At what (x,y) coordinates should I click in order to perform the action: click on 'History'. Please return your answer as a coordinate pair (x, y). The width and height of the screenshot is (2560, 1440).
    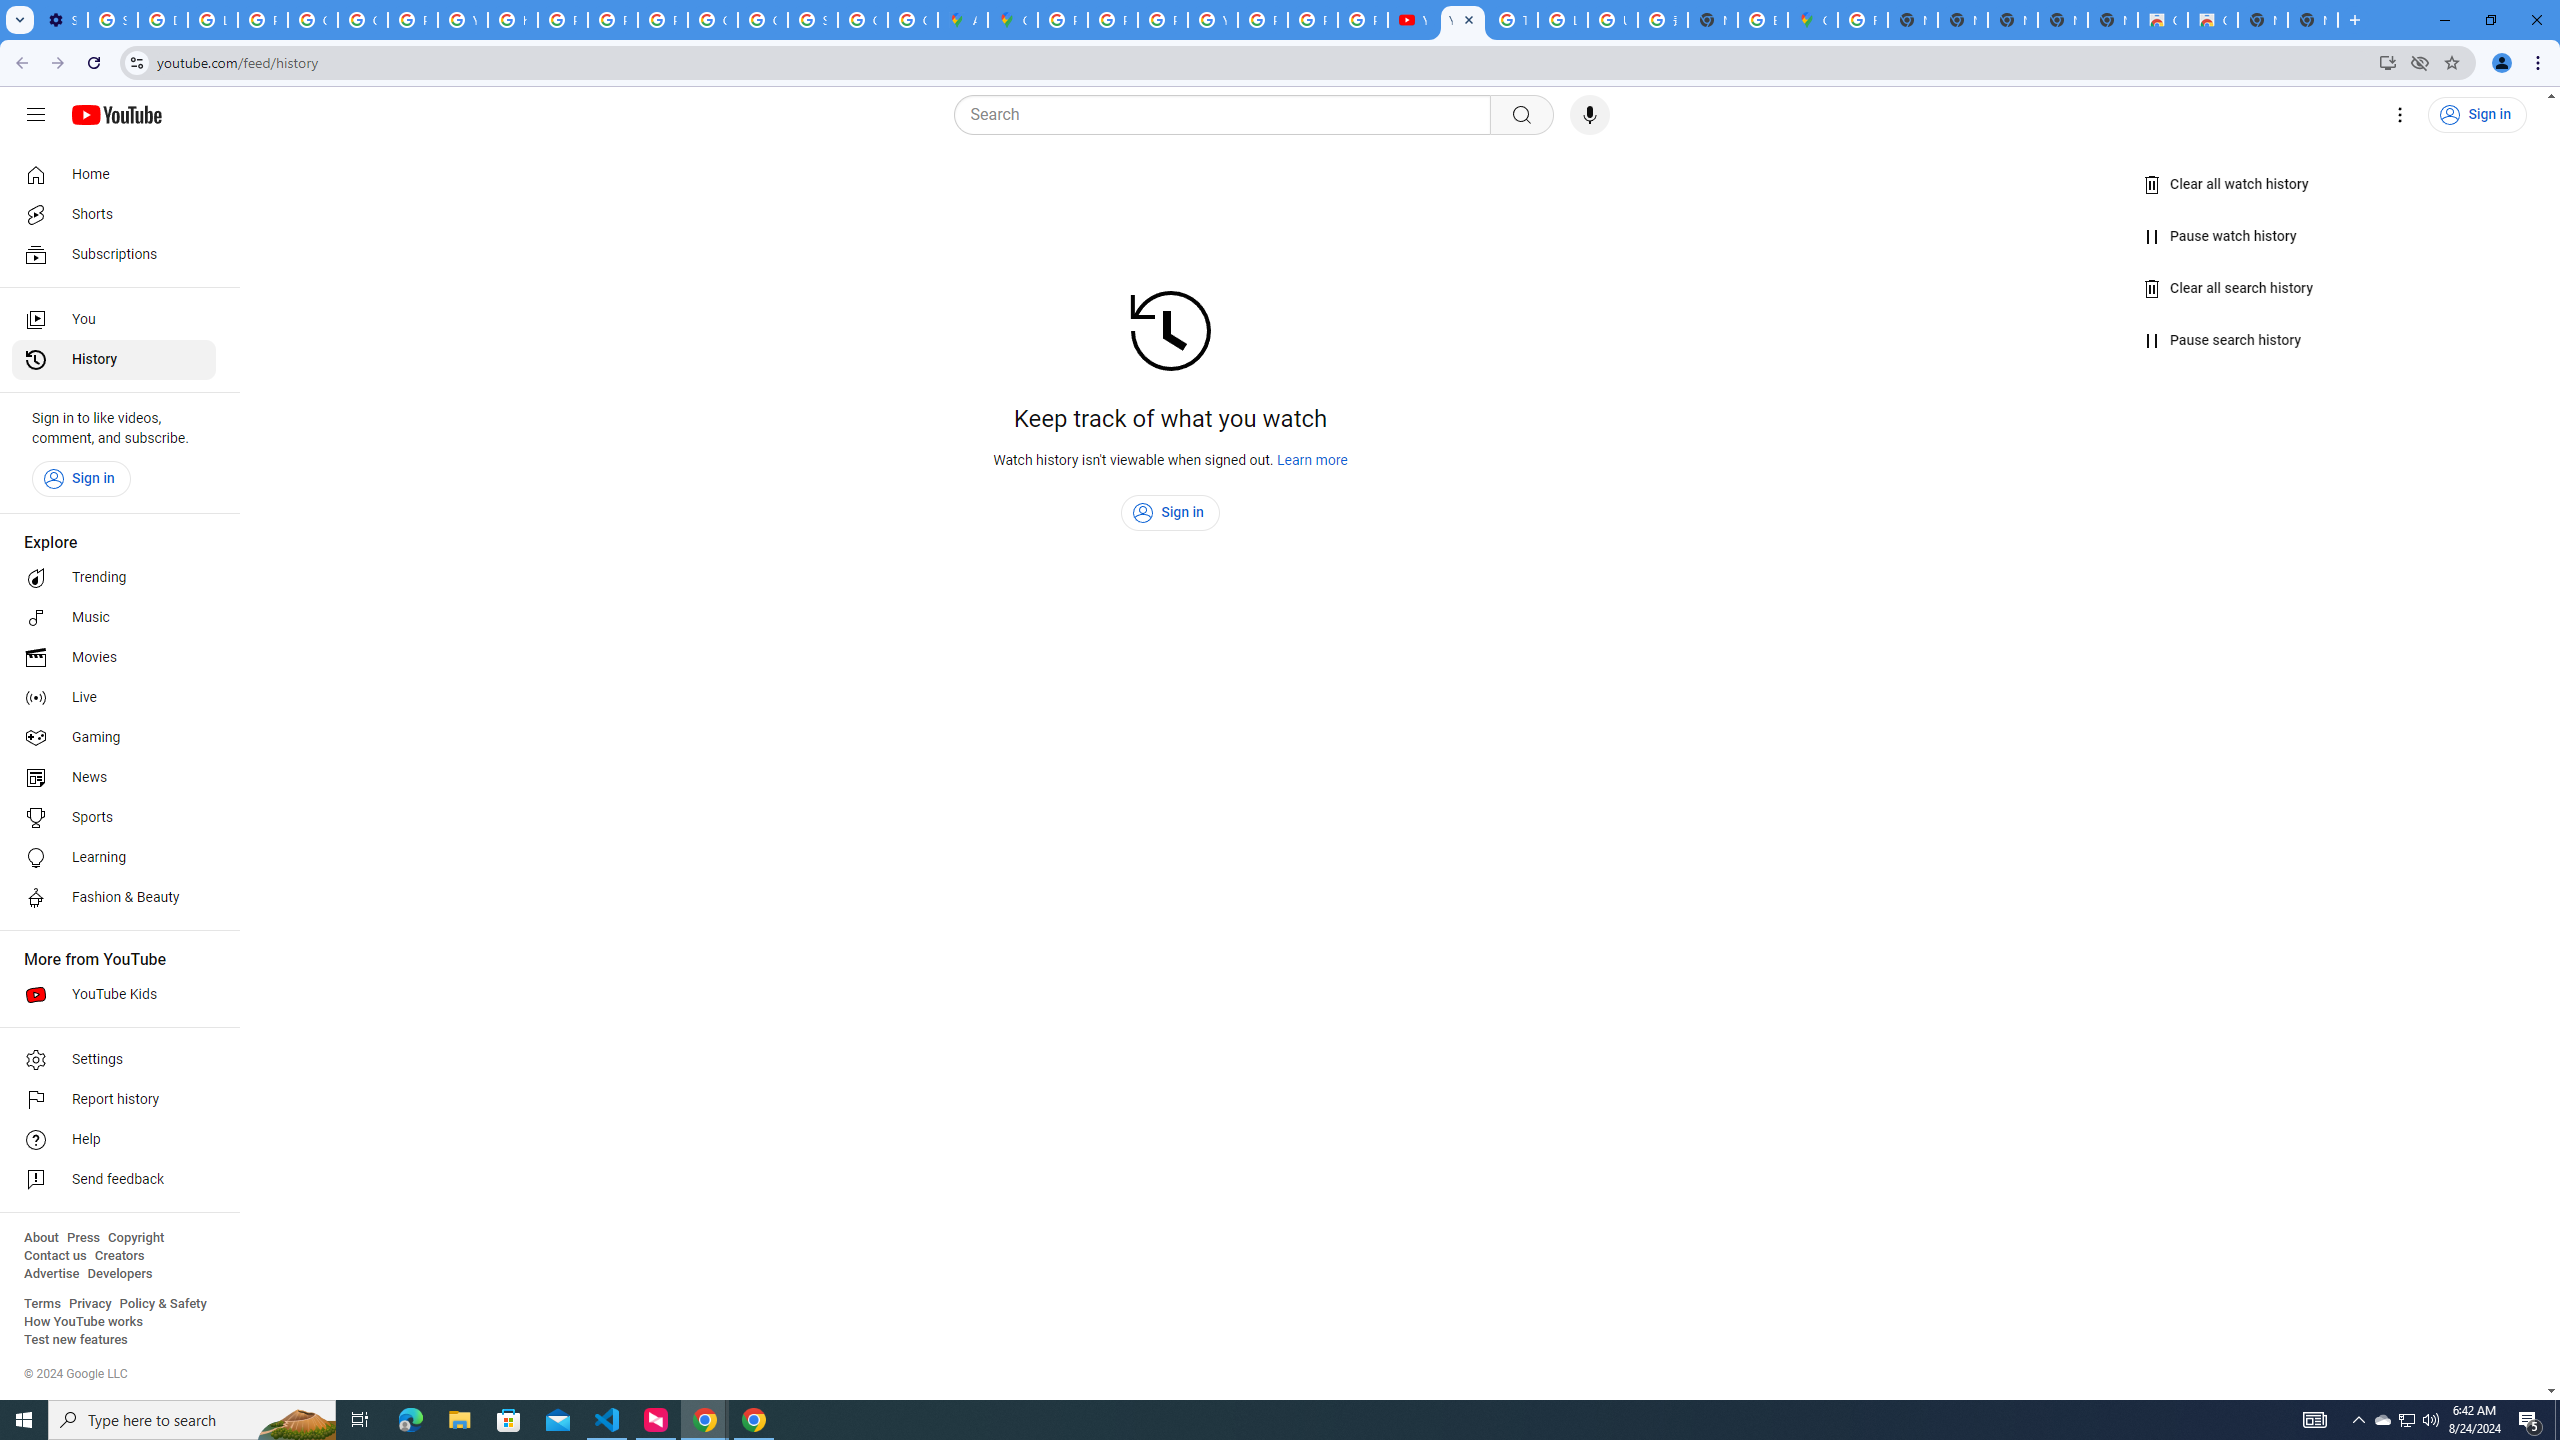
    Looking at the image, I should click on (113, 360).